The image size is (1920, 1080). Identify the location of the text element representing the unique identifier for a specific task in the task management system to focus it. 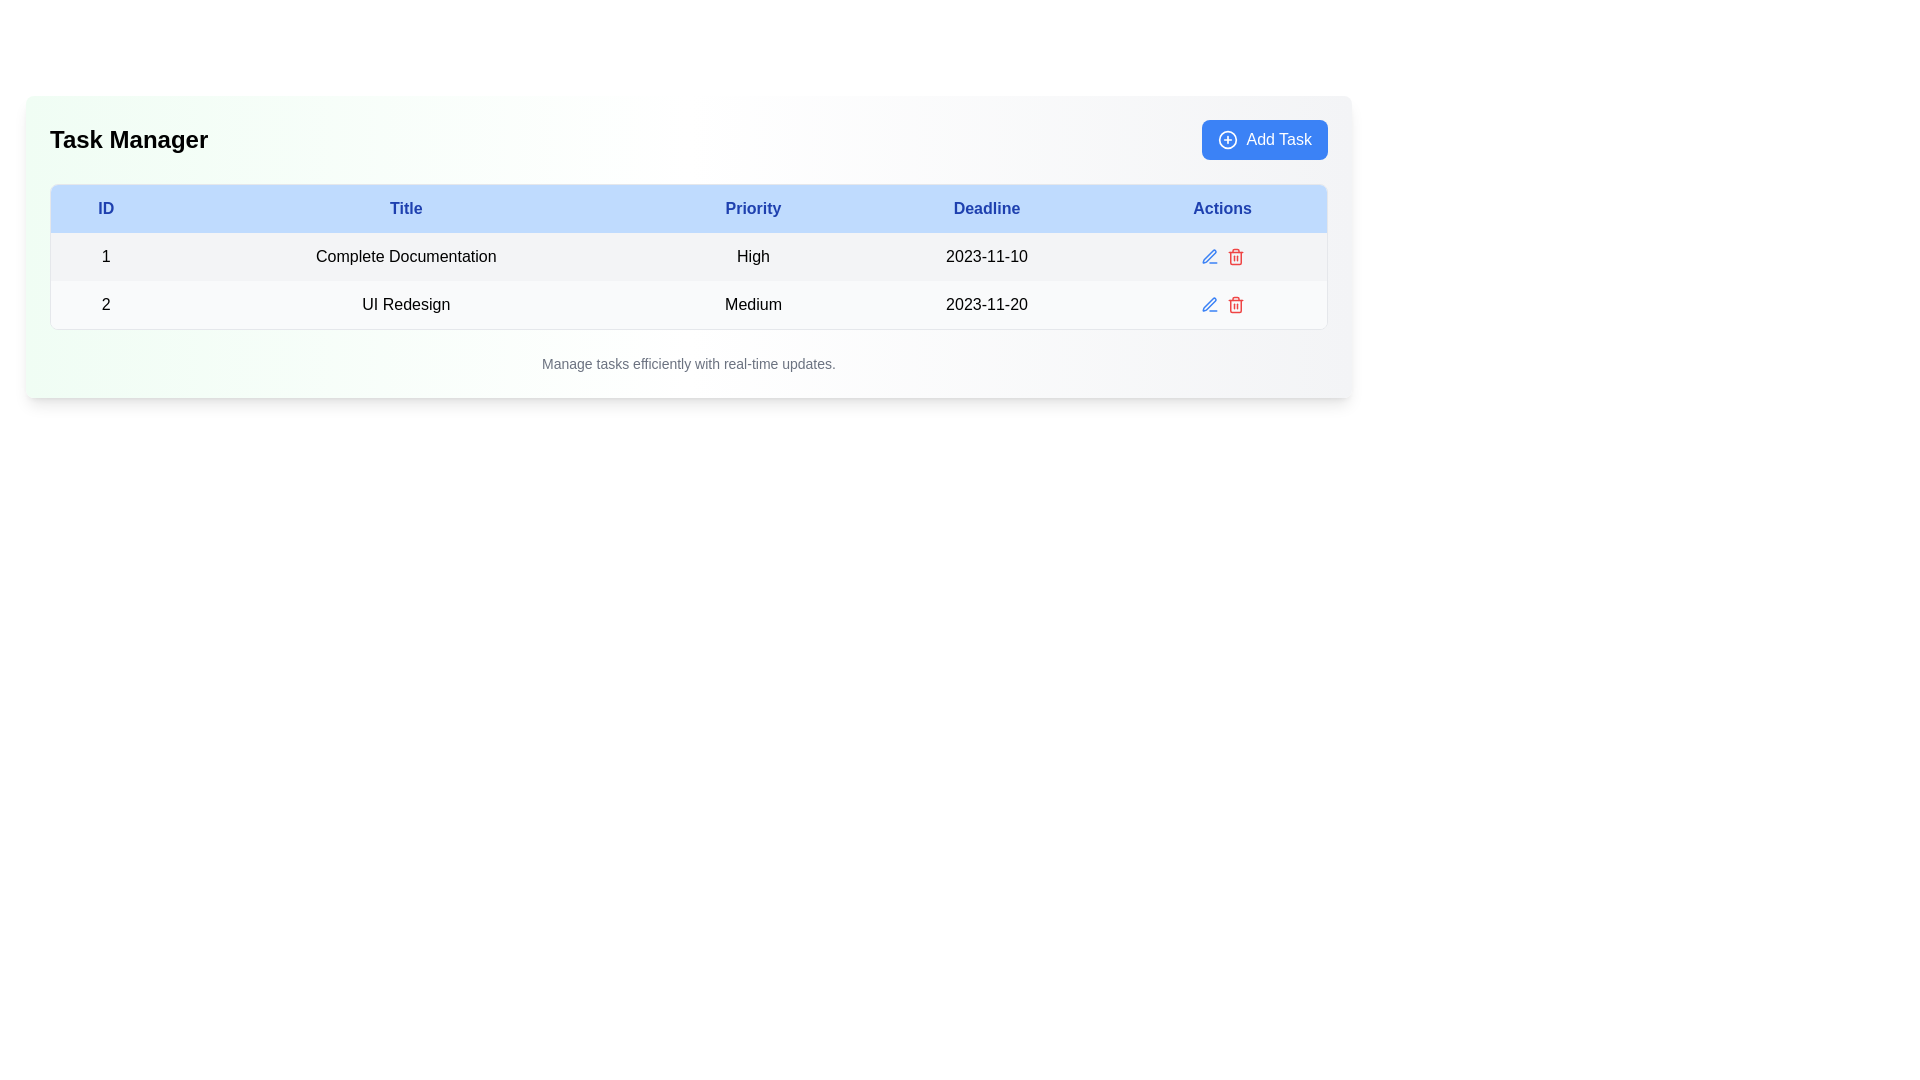
(105, 256).